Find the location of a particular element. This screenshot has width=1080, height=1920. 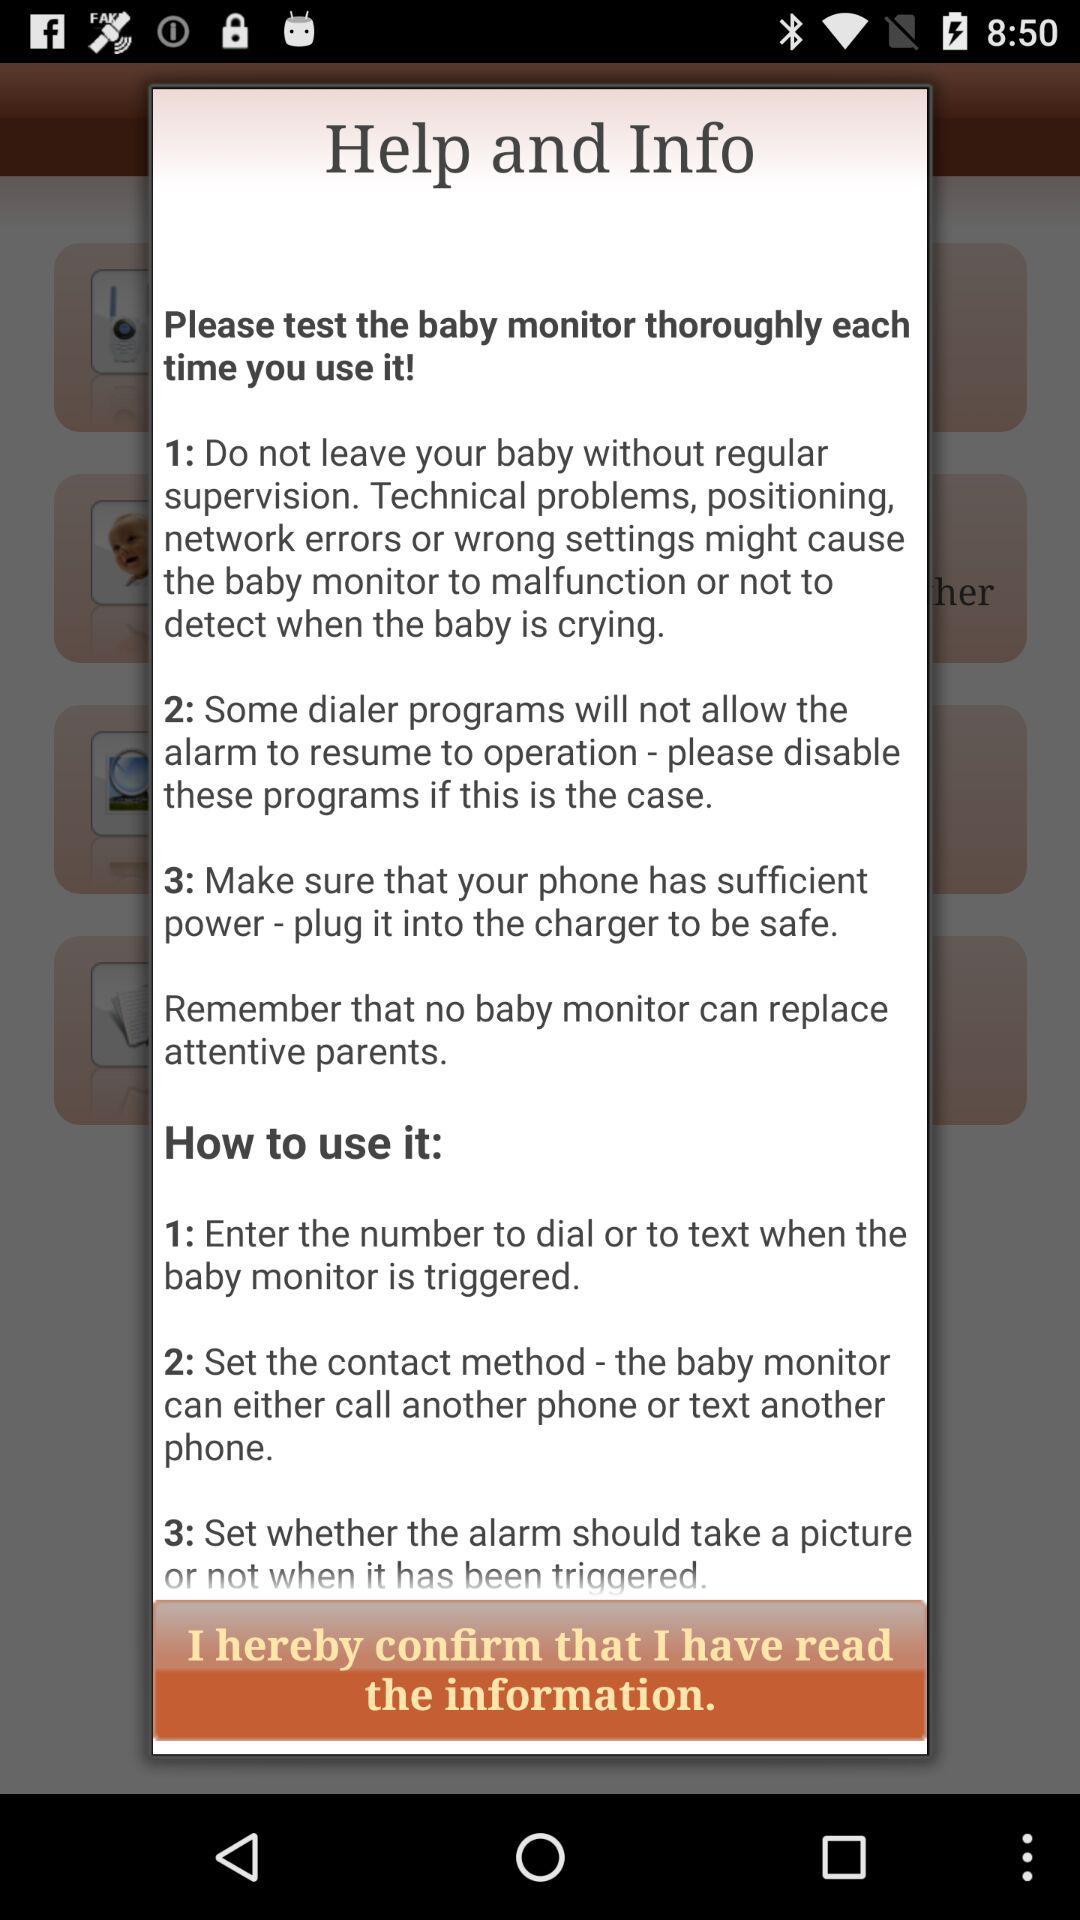

the item at the bottom is located at coordinates (540, 1670).